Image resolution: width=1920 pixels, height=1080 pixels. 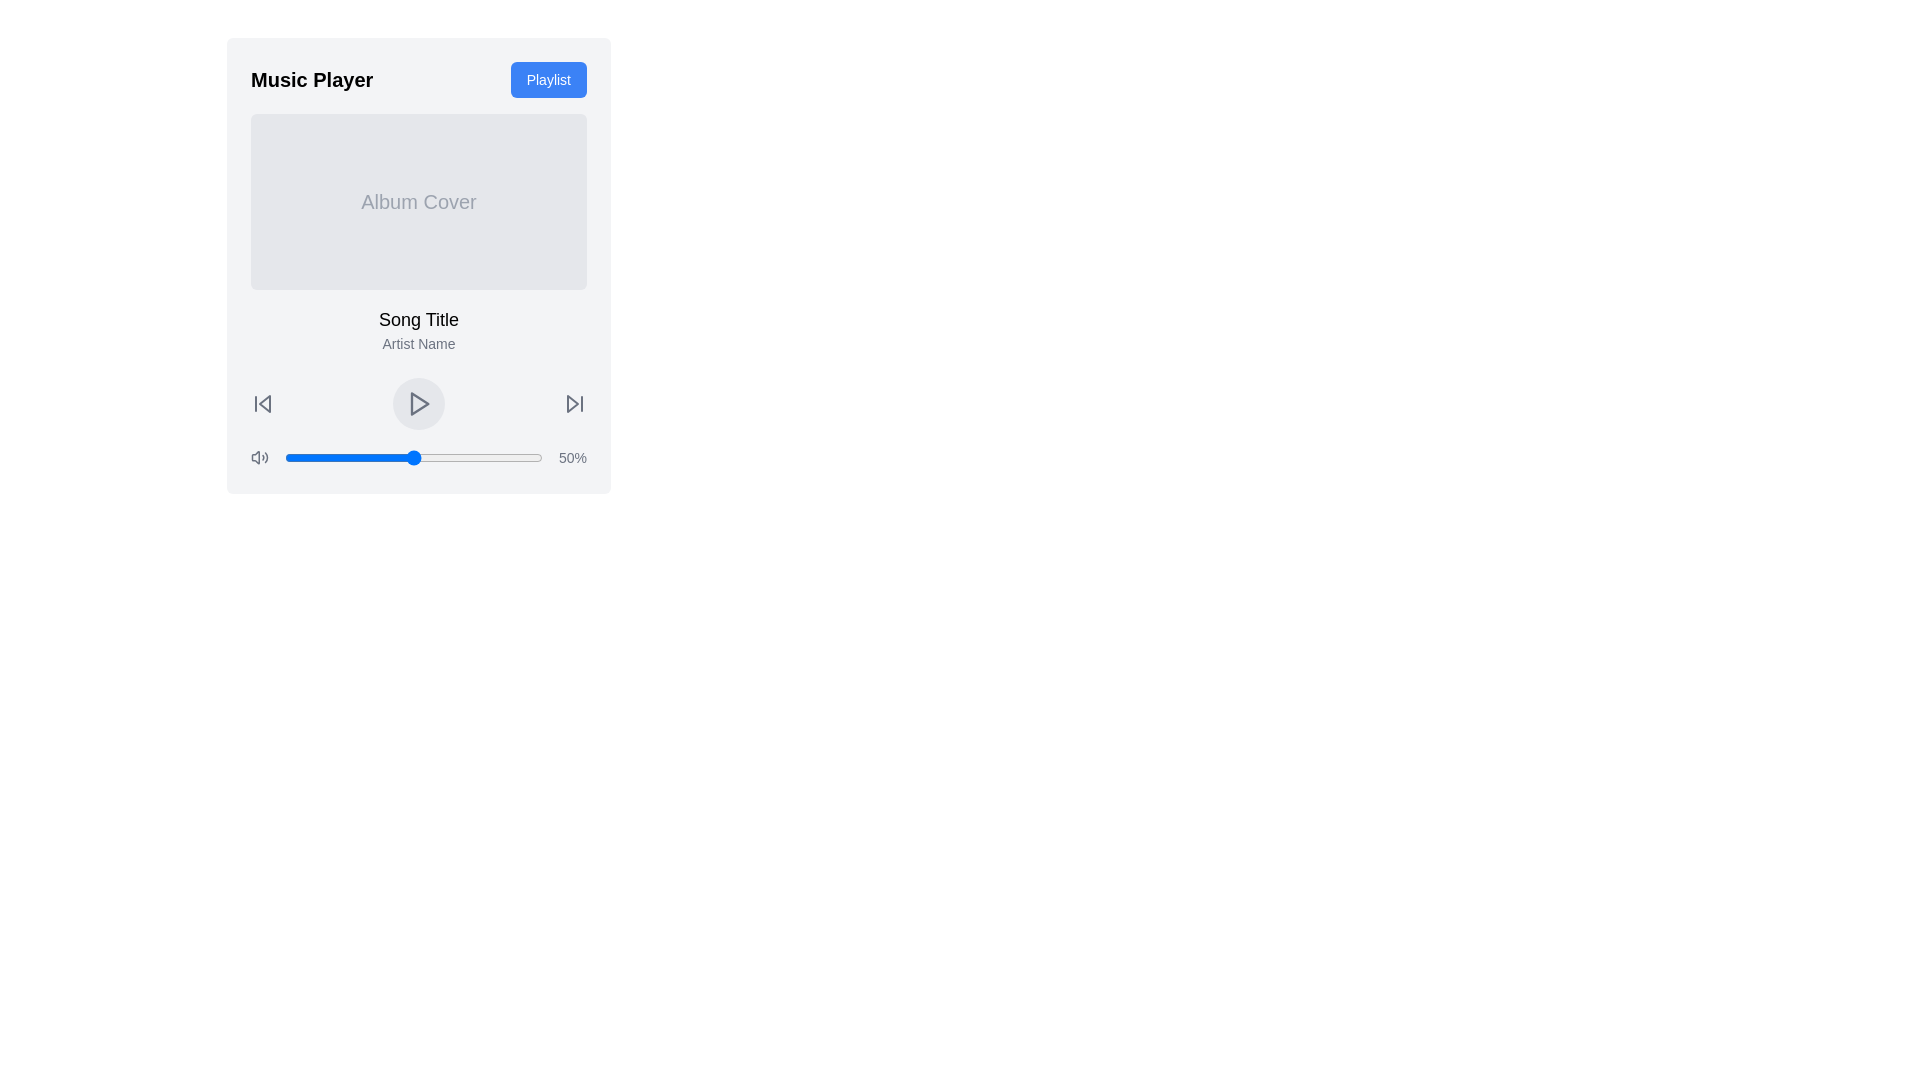 What do you see at coordinates (417, 342) in the screenshot?
I see `displayed text of the artist name located directly beneath the 'Song Title' text label in the music player interface` at bounding box center [417, 342].